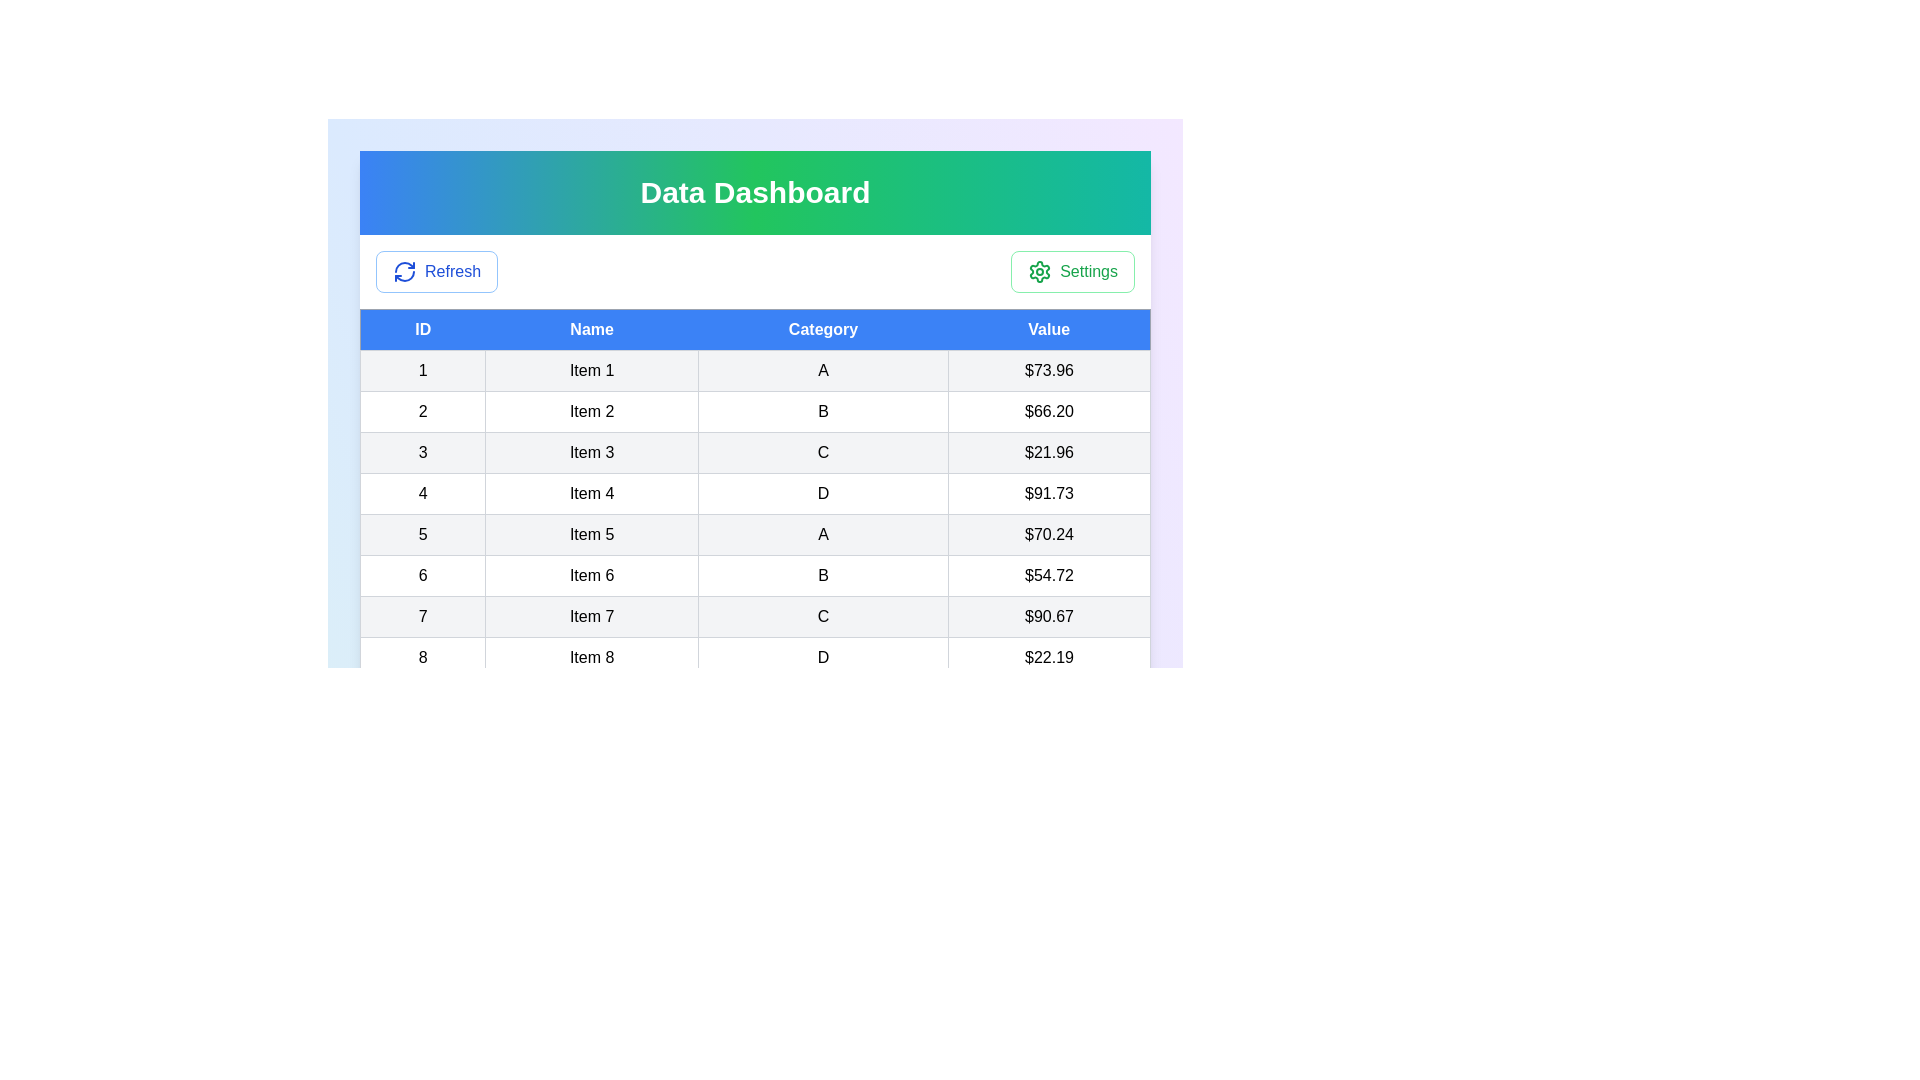  I want to click on the table header Category to sort or filter the column, so click(823, 329).